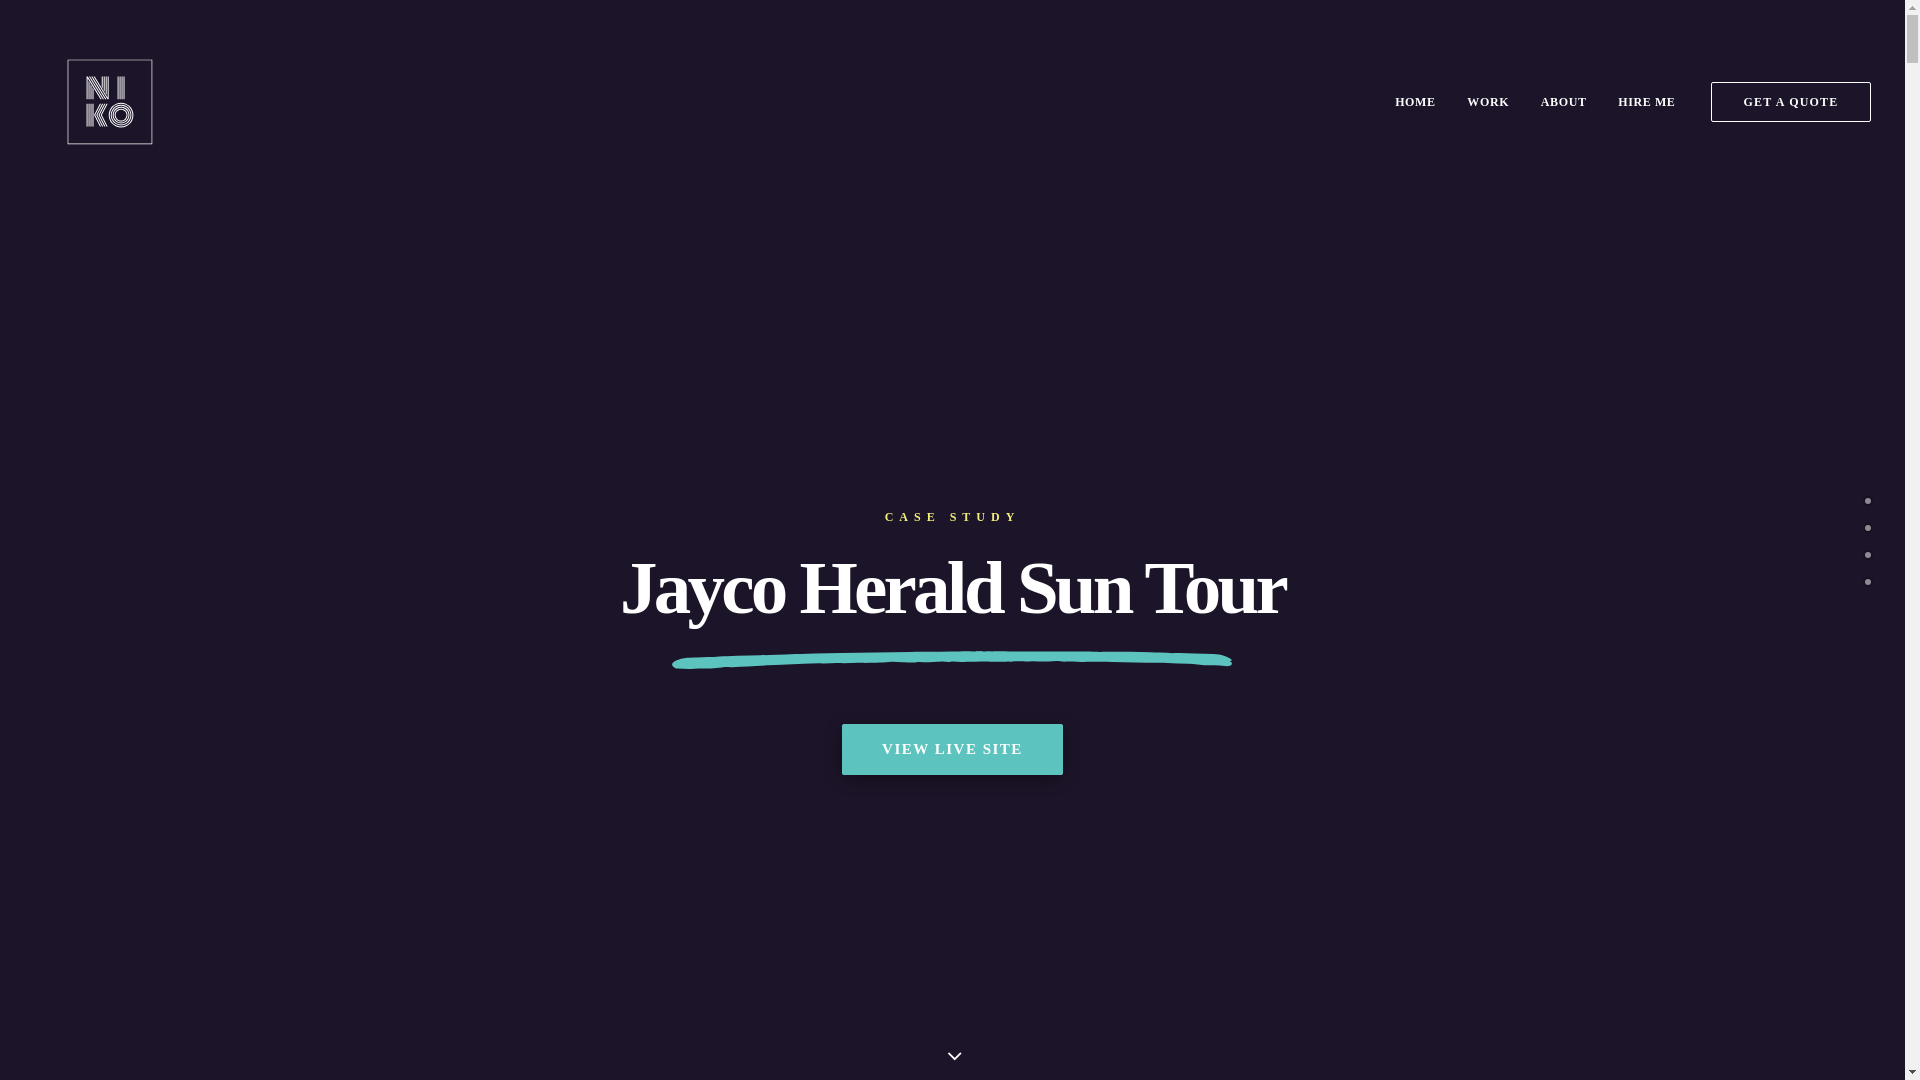  I want to click on 'GET A QUOTE', so click(1790, 101).